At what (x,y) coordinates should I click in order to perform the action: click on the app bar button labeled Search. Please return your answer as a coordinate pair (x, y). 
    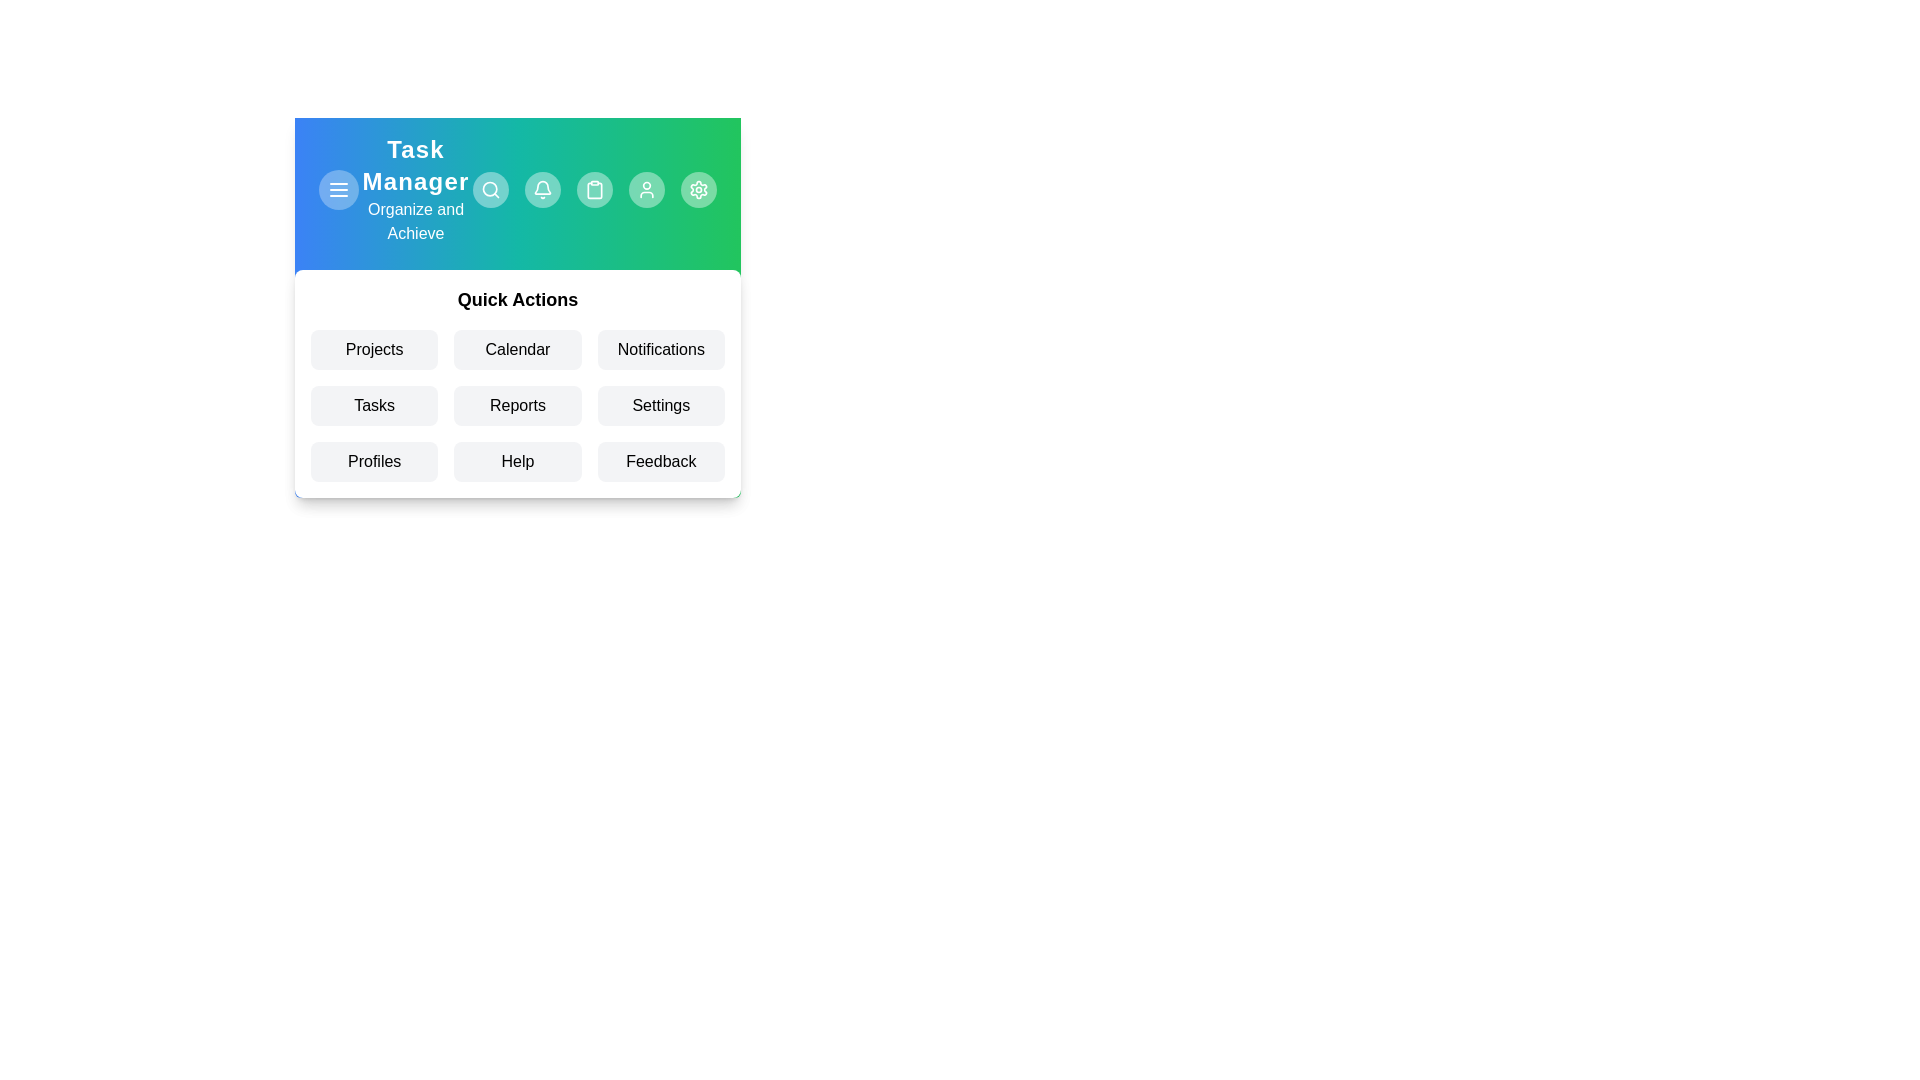
    Looking at the image, I should click on (490, 189).